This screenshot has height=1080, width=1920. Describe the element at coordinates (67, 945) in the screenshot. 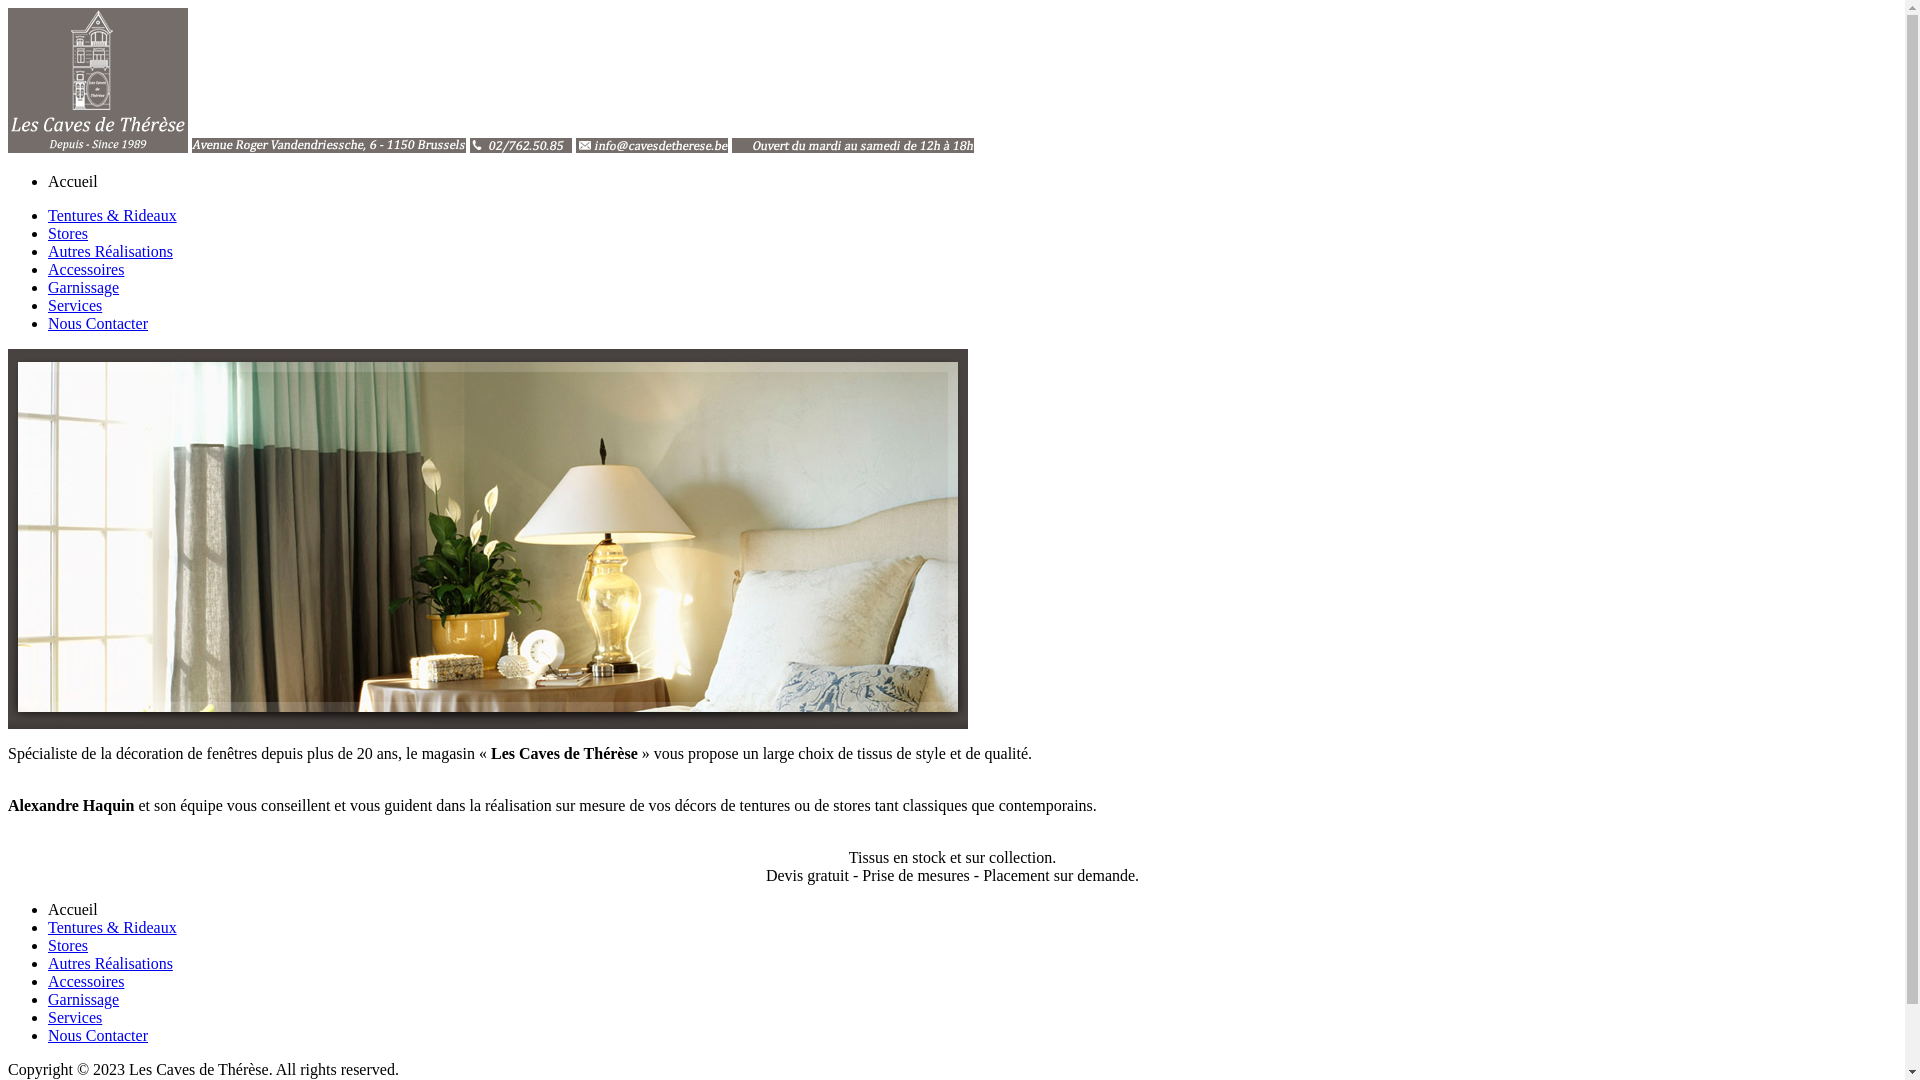

I see `'Stores'` at that location.